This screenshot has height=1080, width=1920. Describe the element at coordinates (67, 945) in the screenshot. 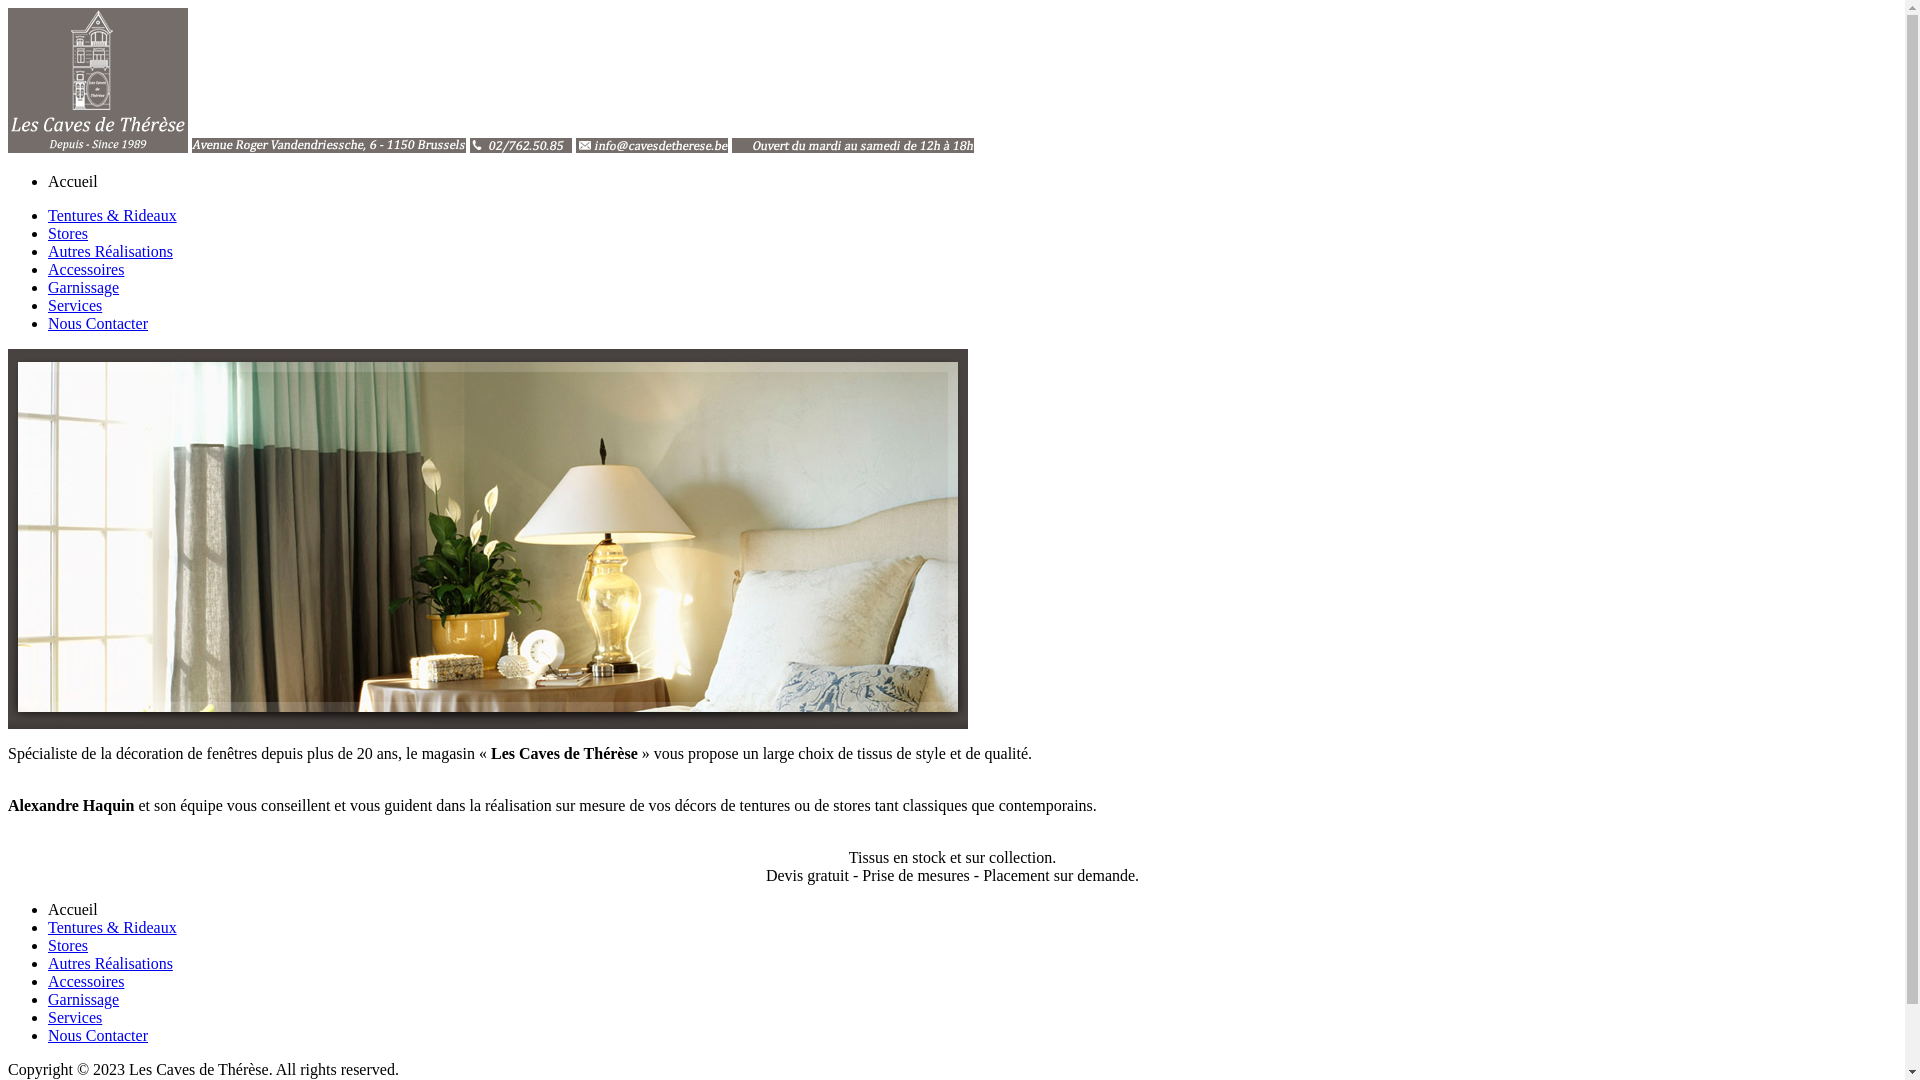

I see `'Stores'` at that location.